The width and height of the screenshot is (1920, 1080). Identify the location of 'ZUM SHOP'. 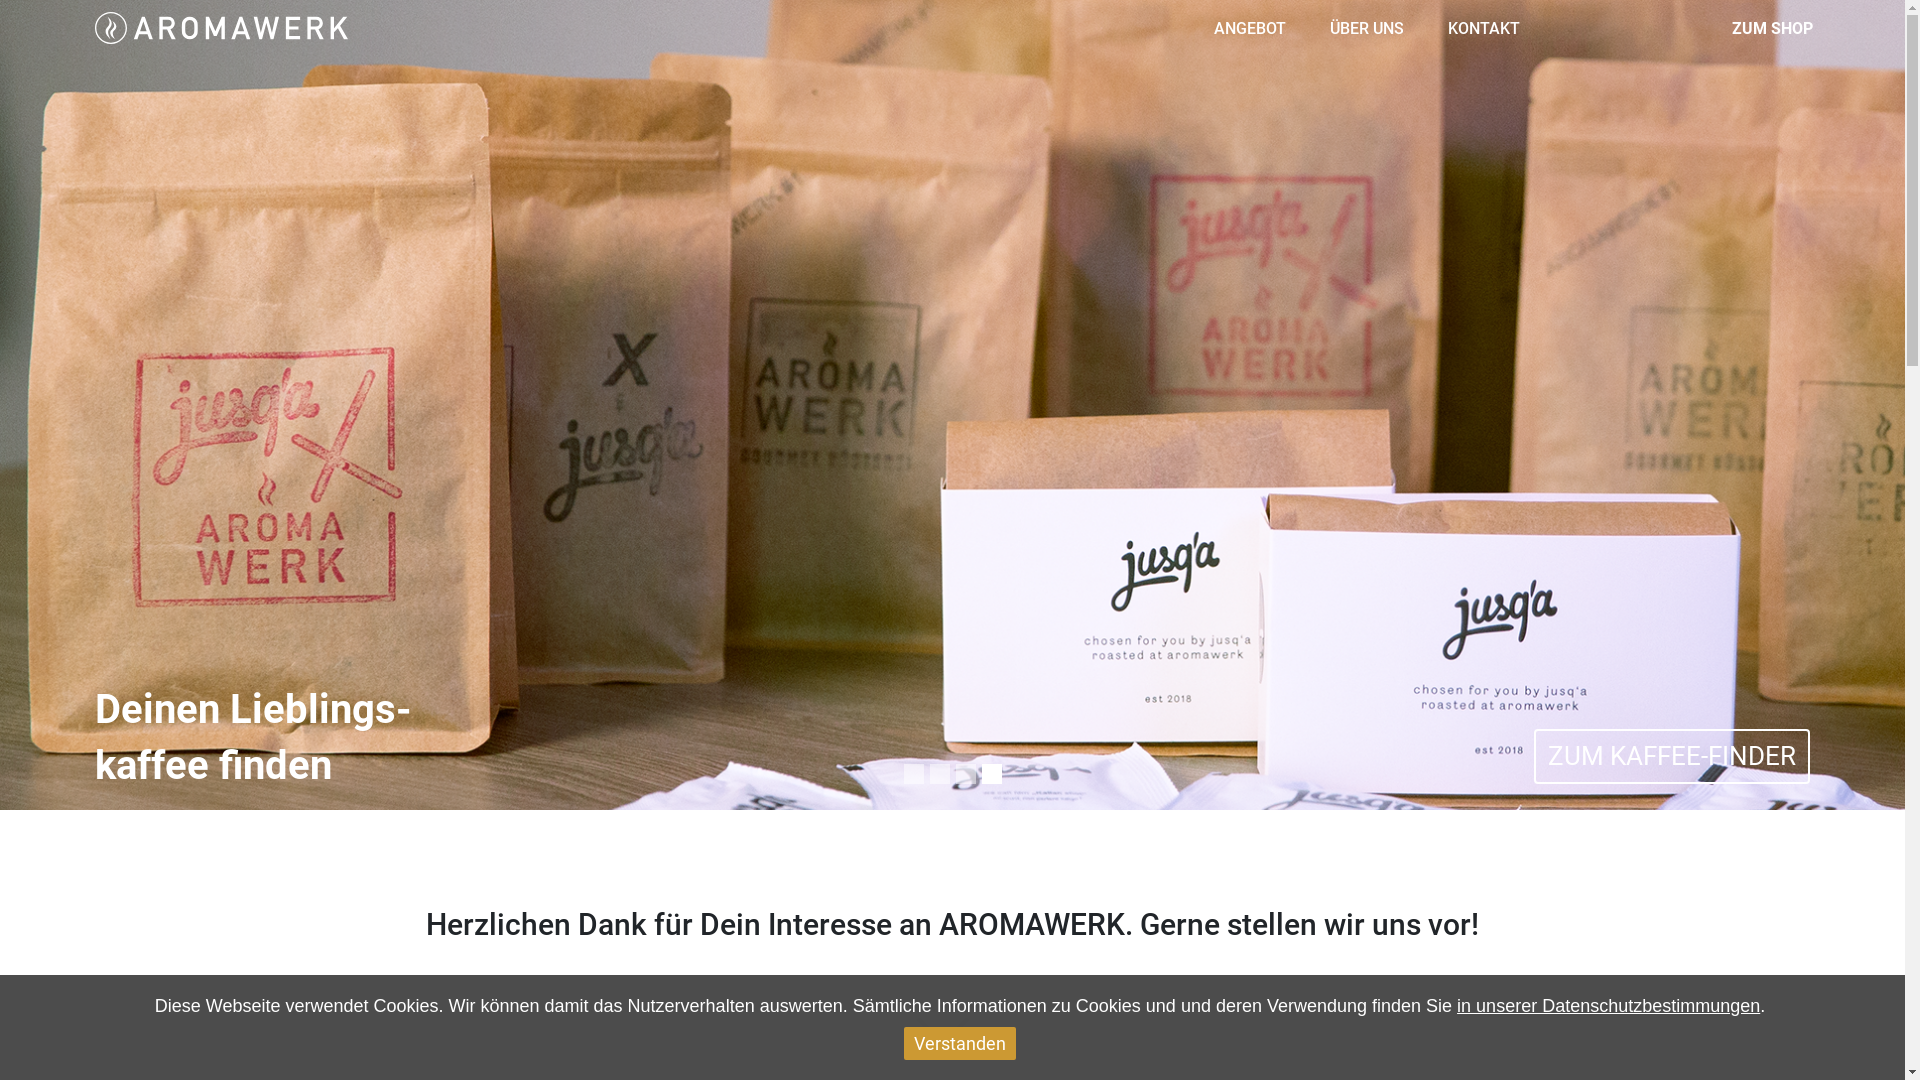
(1772, 27).